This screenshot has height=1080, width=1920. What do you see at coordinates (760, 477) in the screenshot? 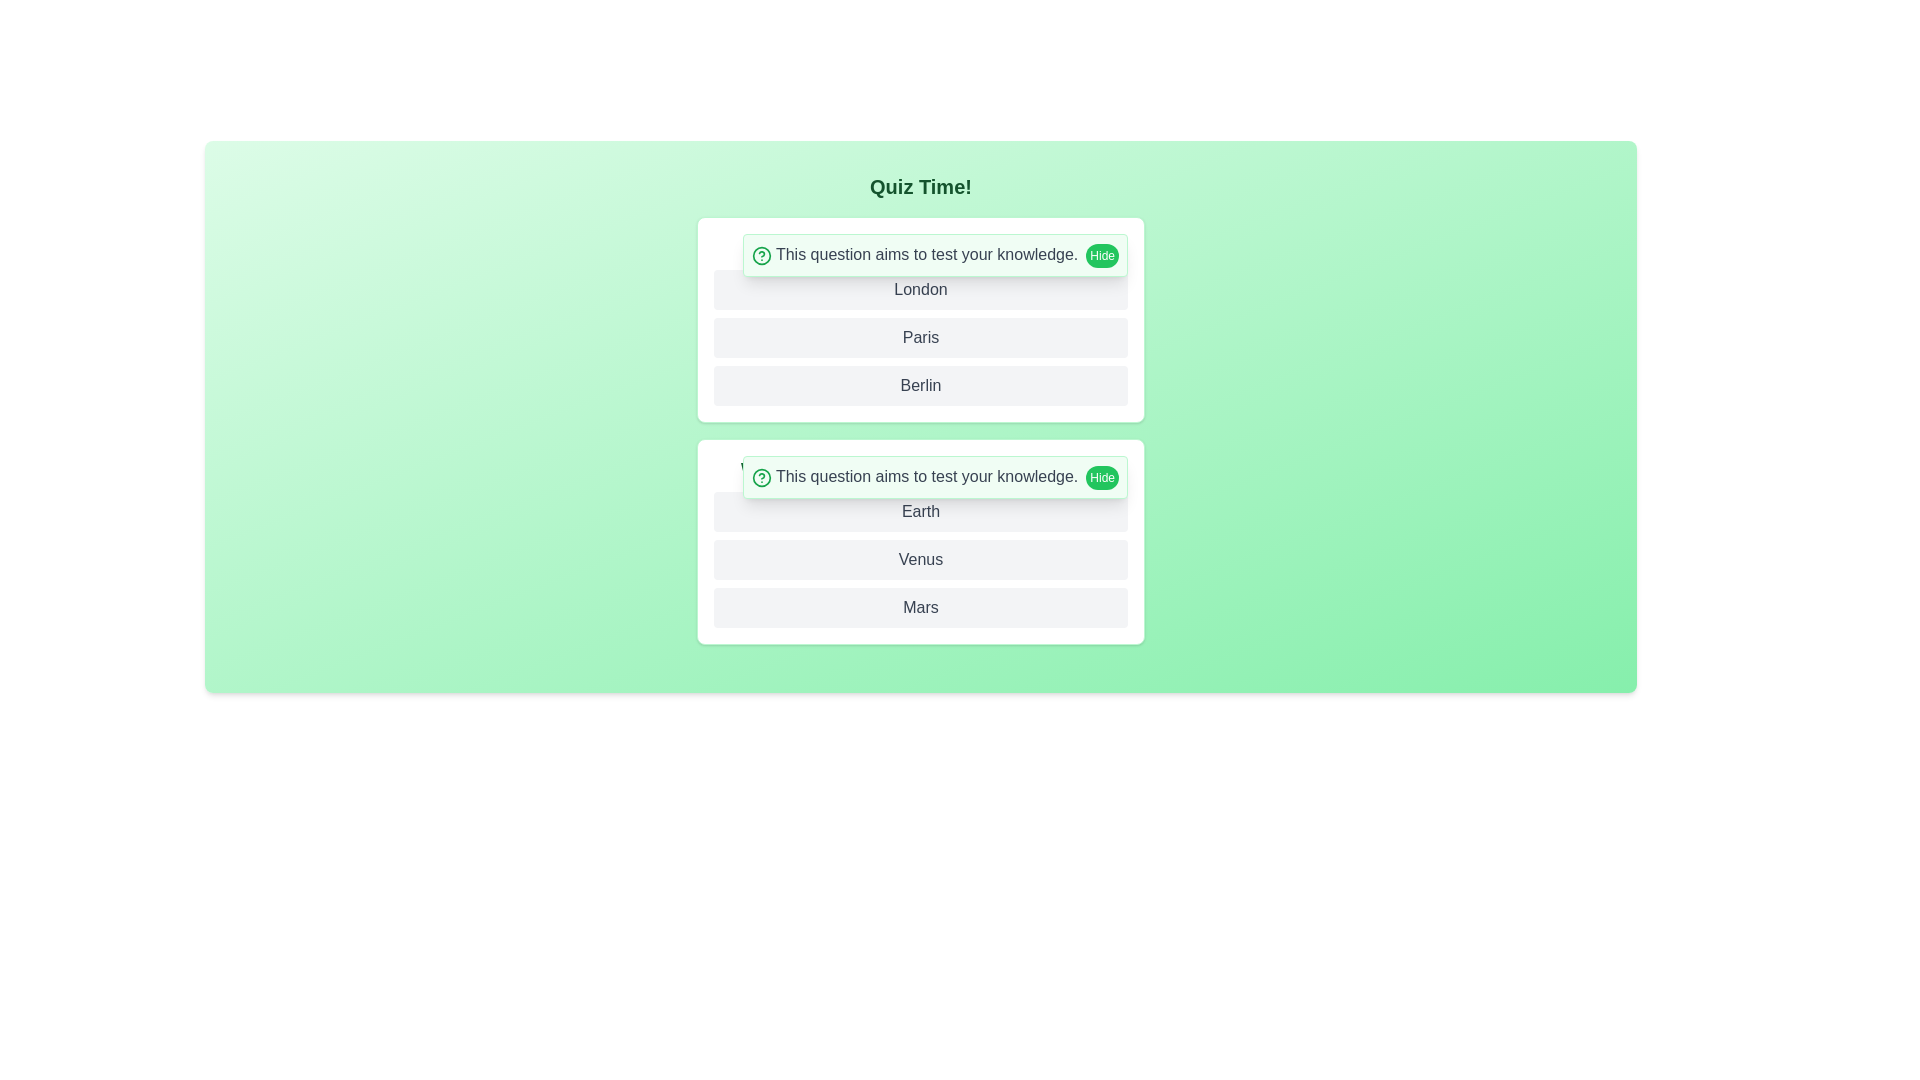
I see `the circular icon (SVG Circle) located to the left of the text 'This question aims to test your knowledge.' in the second green section below 'Quiz Time!'` at bounding box center [760, 477].